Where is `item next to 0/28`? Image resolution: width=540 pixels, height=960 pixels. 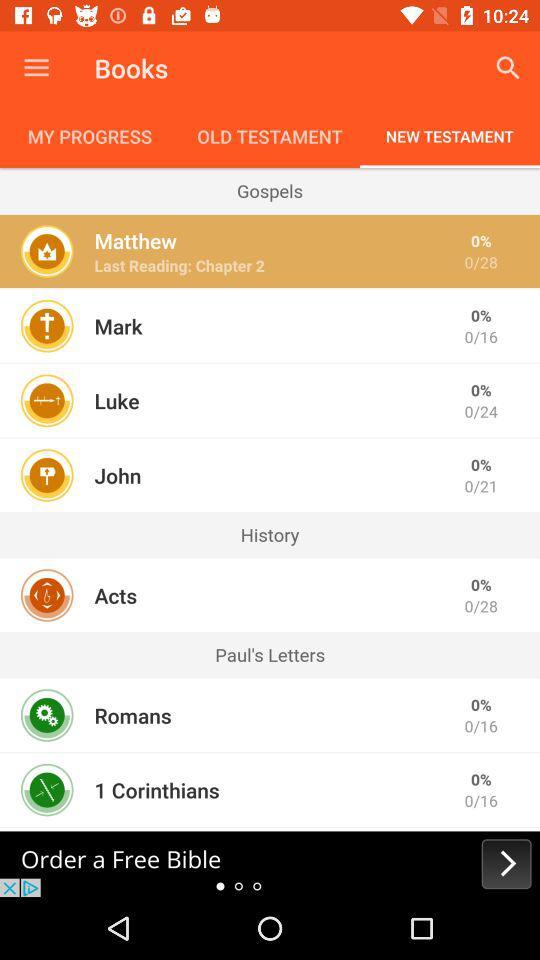 item next to 0/28 is located at coordinates (179, 264).